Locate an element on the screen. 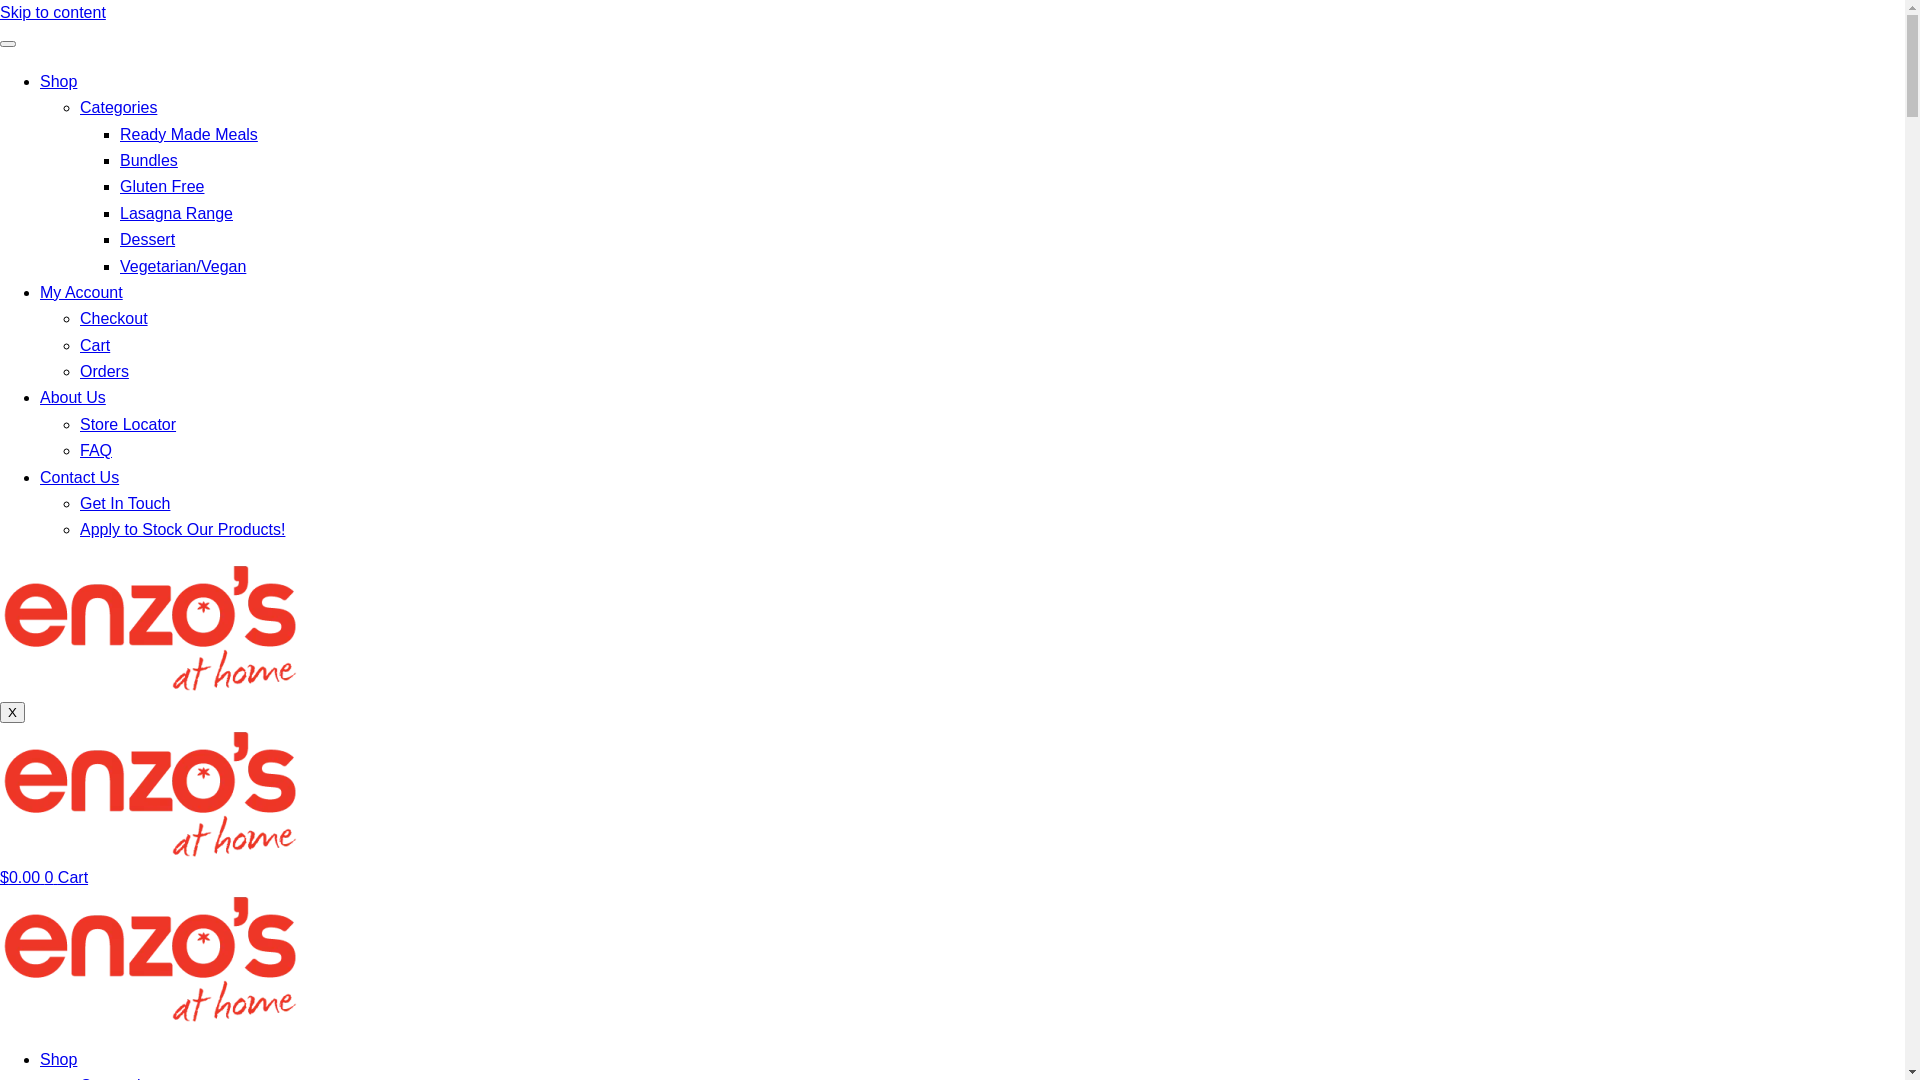  'Get In Touch' is located at coordinates (80, 502).